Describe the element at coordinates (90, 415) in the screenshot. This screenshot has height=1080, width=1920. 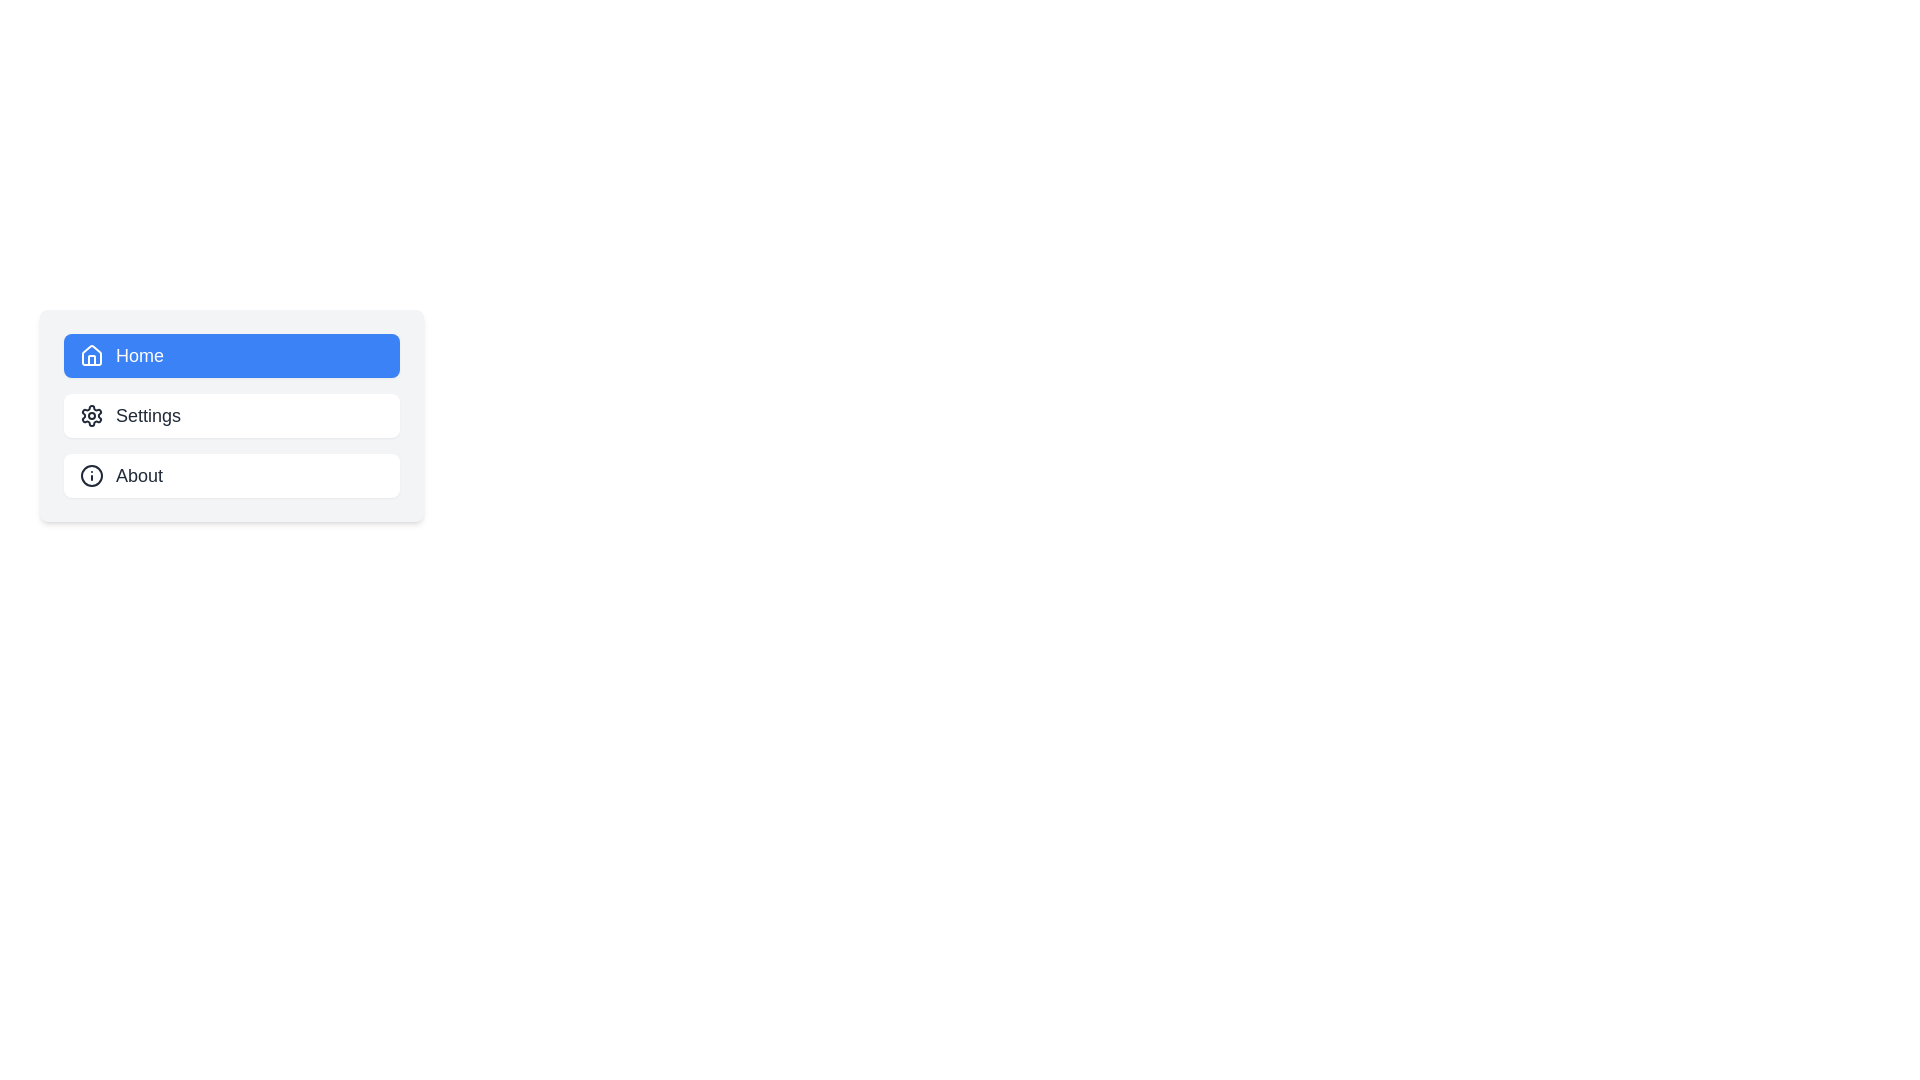
I see `the 'Settings' button which is associated with the gear icon positioned to the left side of the button, next to the text 'Settings'` at that location.